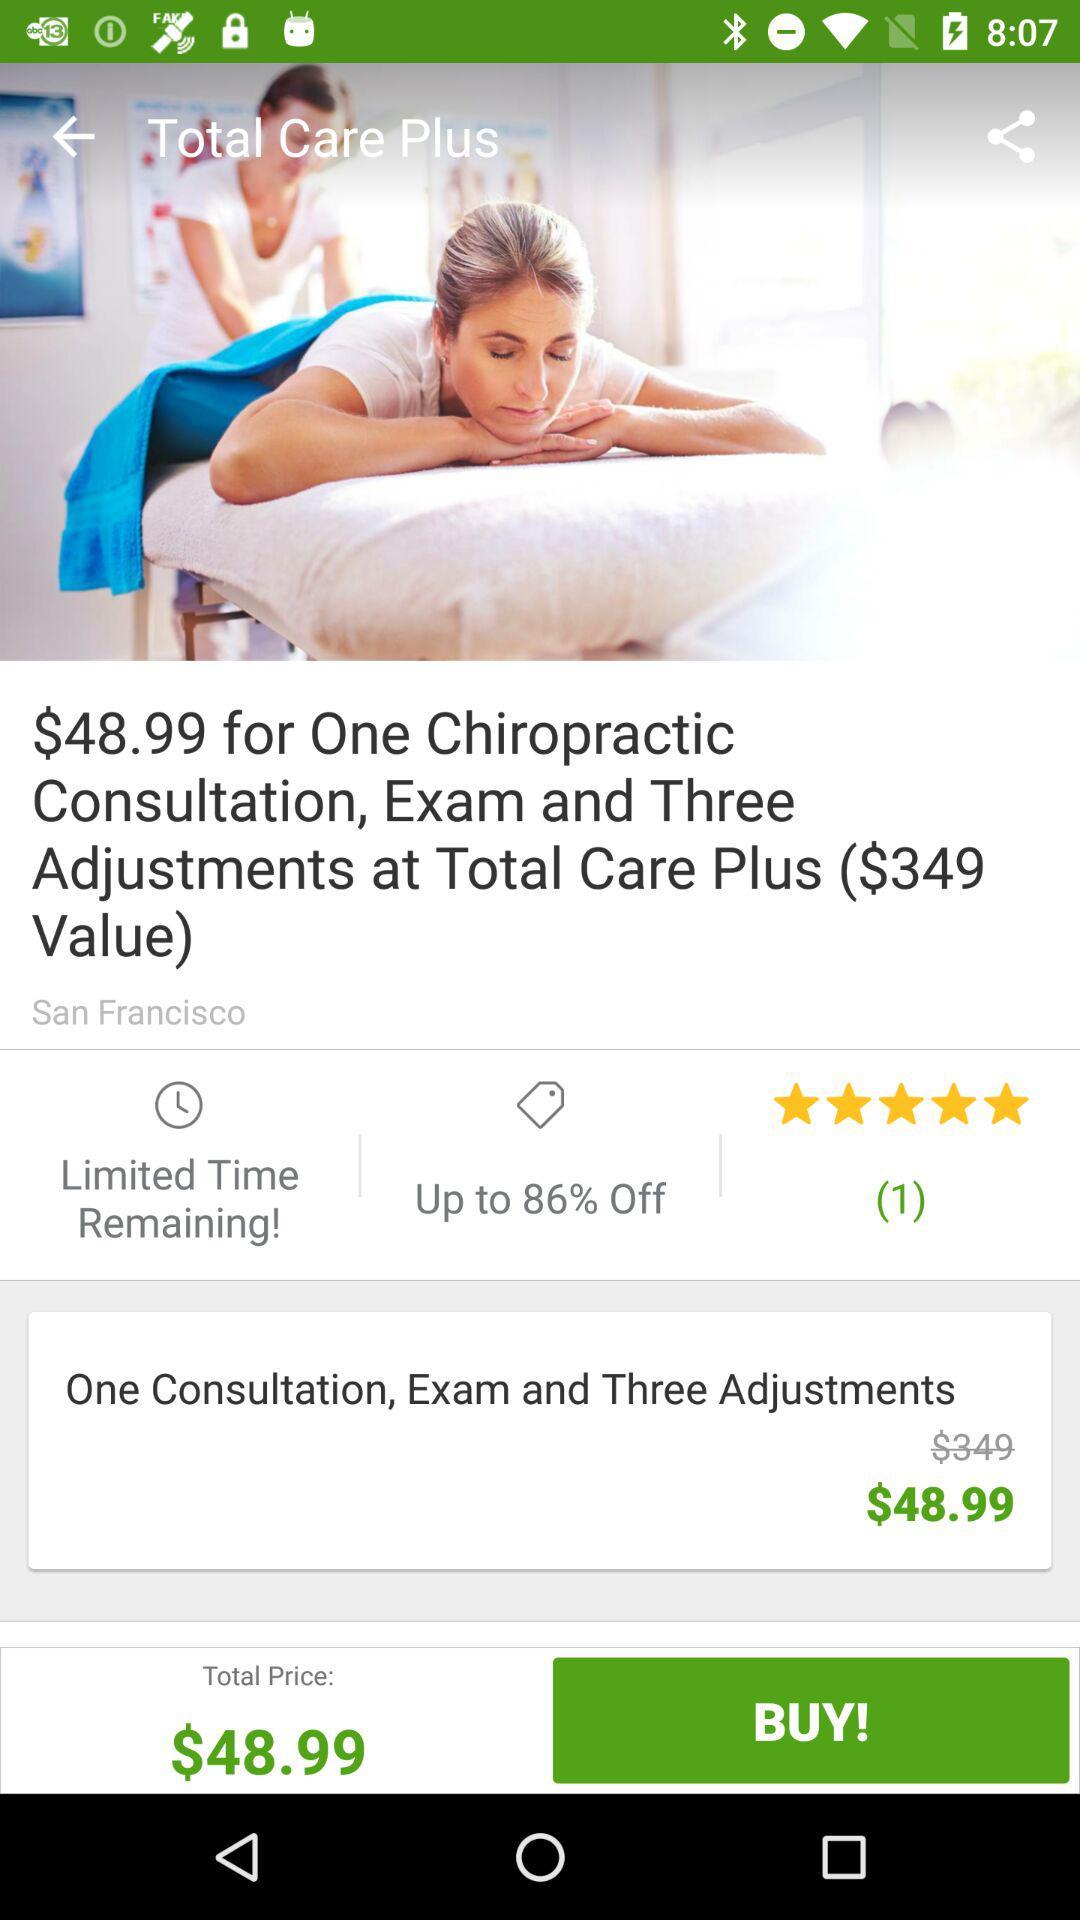 This screenshot has width=1080, height=1920. Describe the element at coordinates (811, 1719) in the screenshot. I see `buy! icon` at that location.